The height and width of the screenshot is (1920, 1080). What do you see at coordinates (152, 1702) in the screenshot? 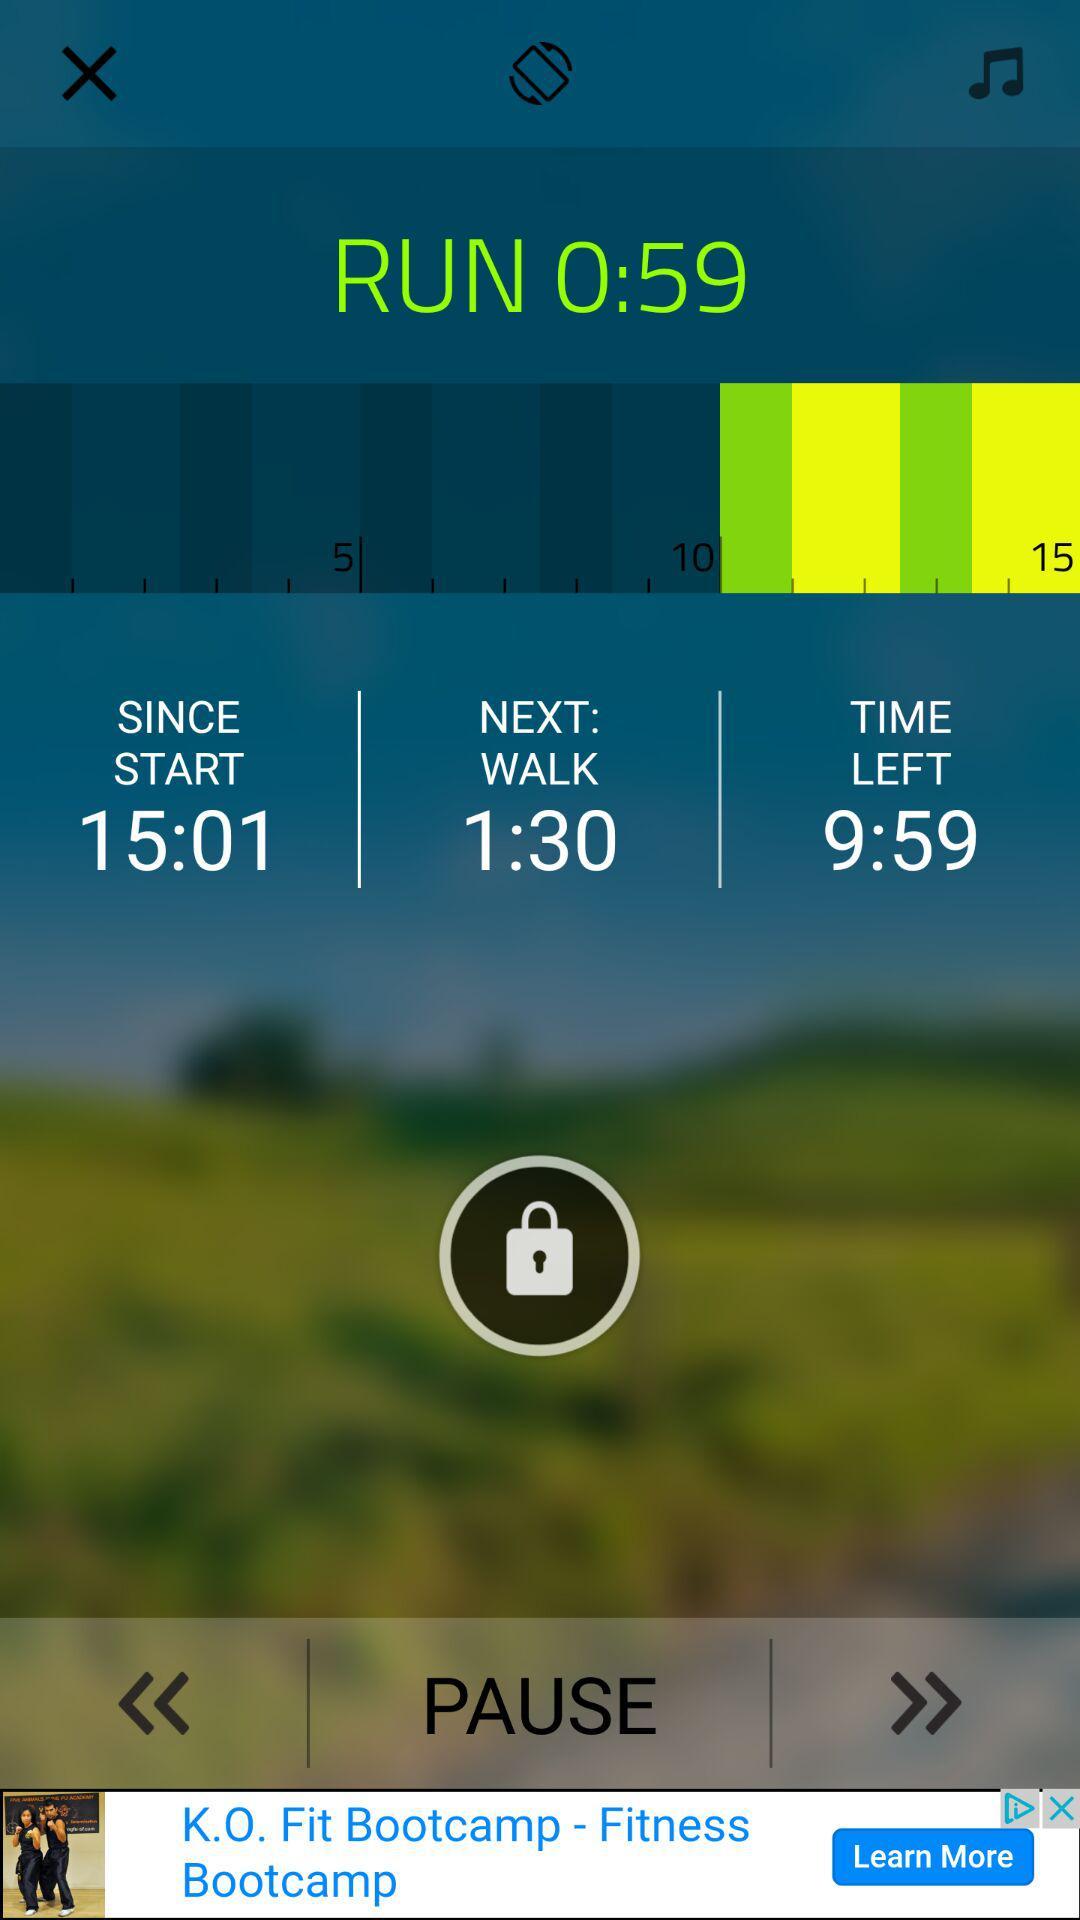
I see `go back` at bounding box center [152, 1702].